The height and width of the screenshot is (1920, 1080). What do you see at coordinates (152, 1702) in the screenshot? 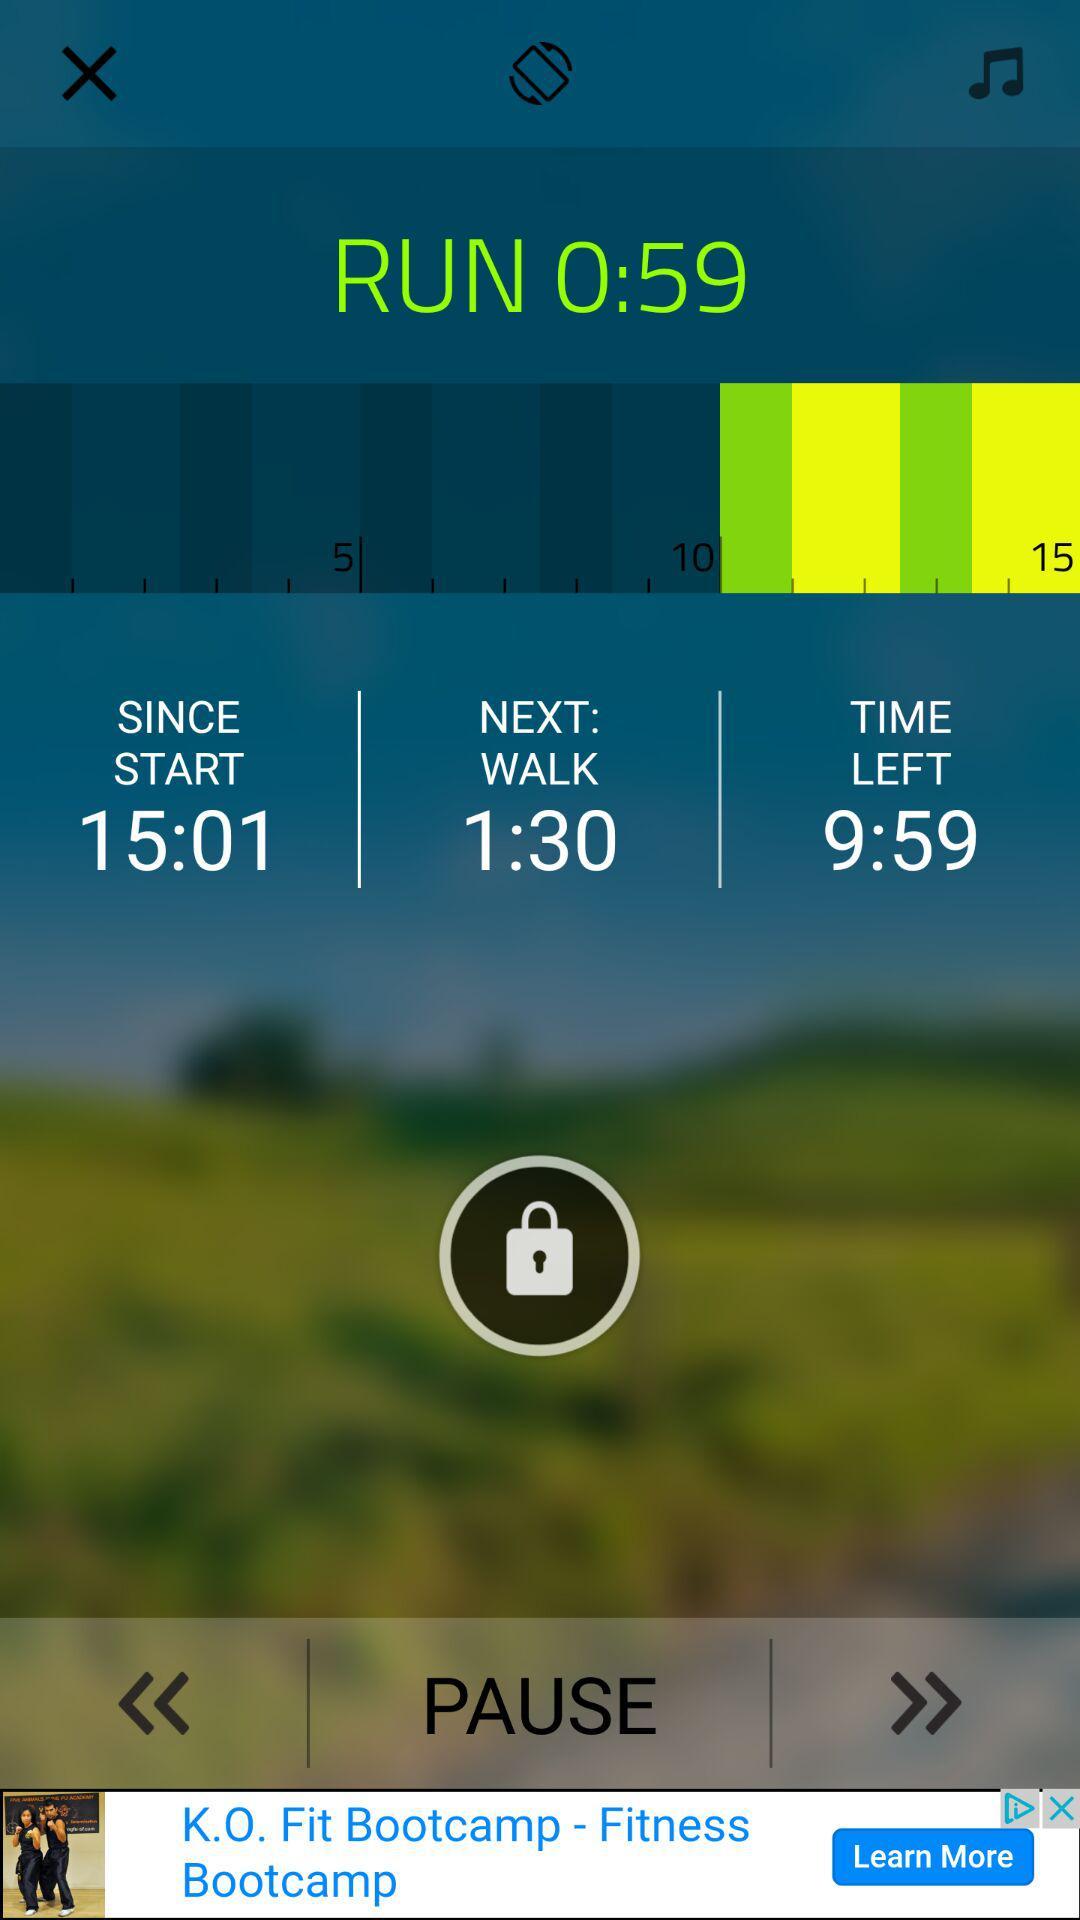
I see `go back` at bounding box center [152, 1702].